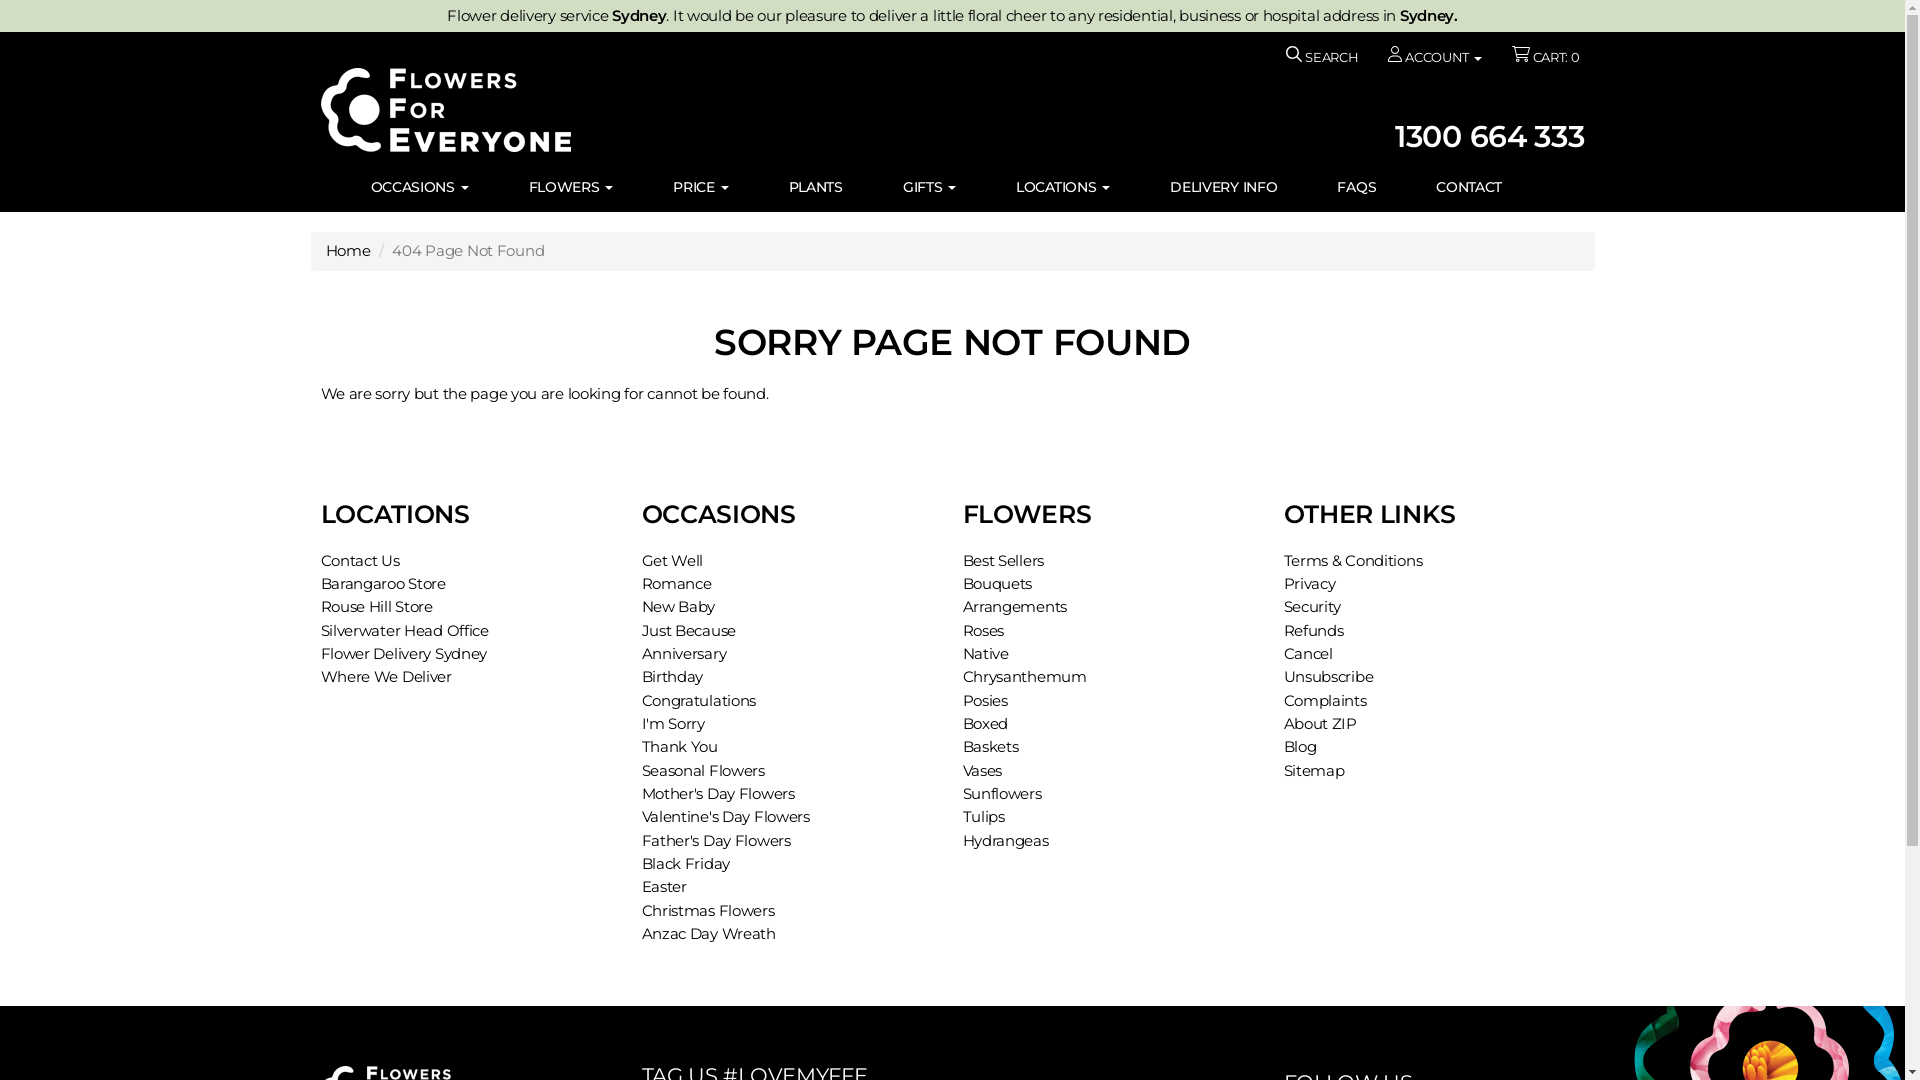 The width and height of the screenshot is (1920, 1080). Describe the element at coordinates (984, 654) in the screenshot. I see `'Native'` at that location.